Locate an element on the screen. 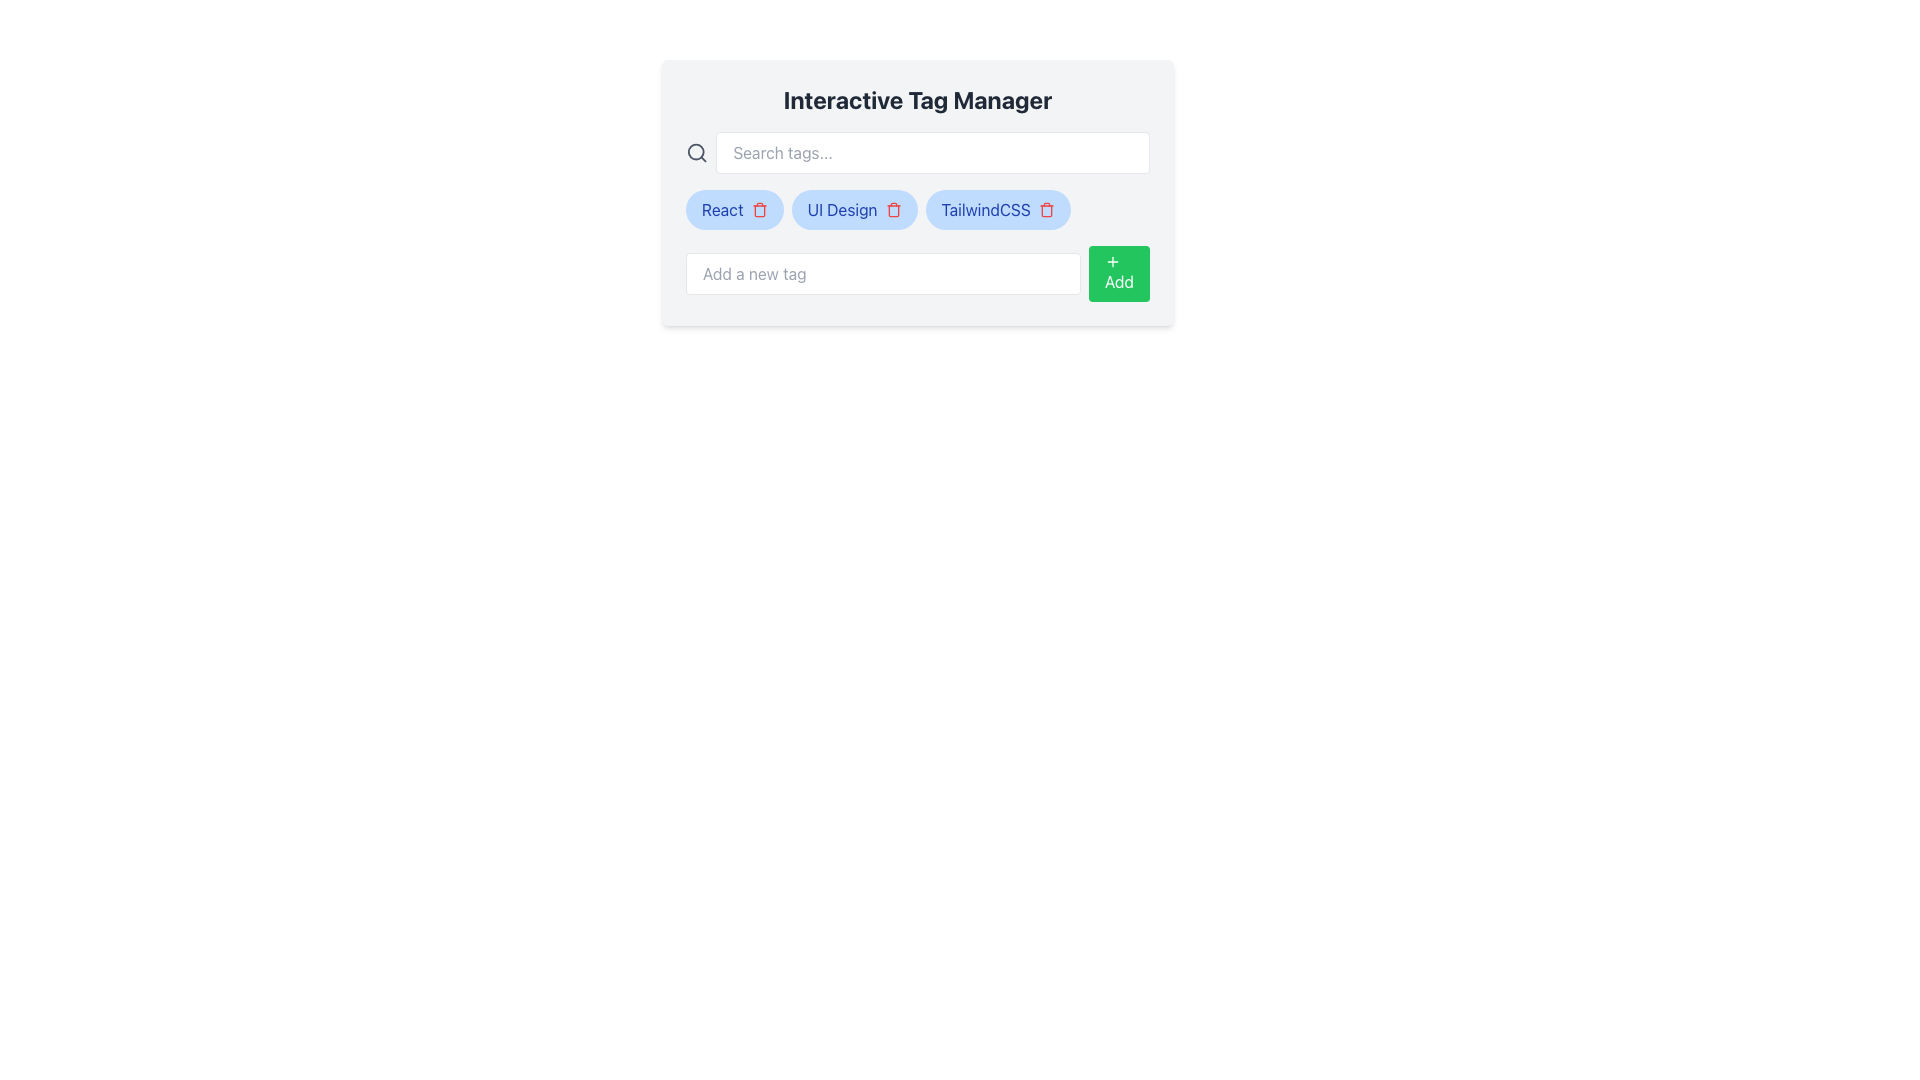  the interactive trash icon styled with 'text-red-500' for delete action is located at coordinates (1045, 209).